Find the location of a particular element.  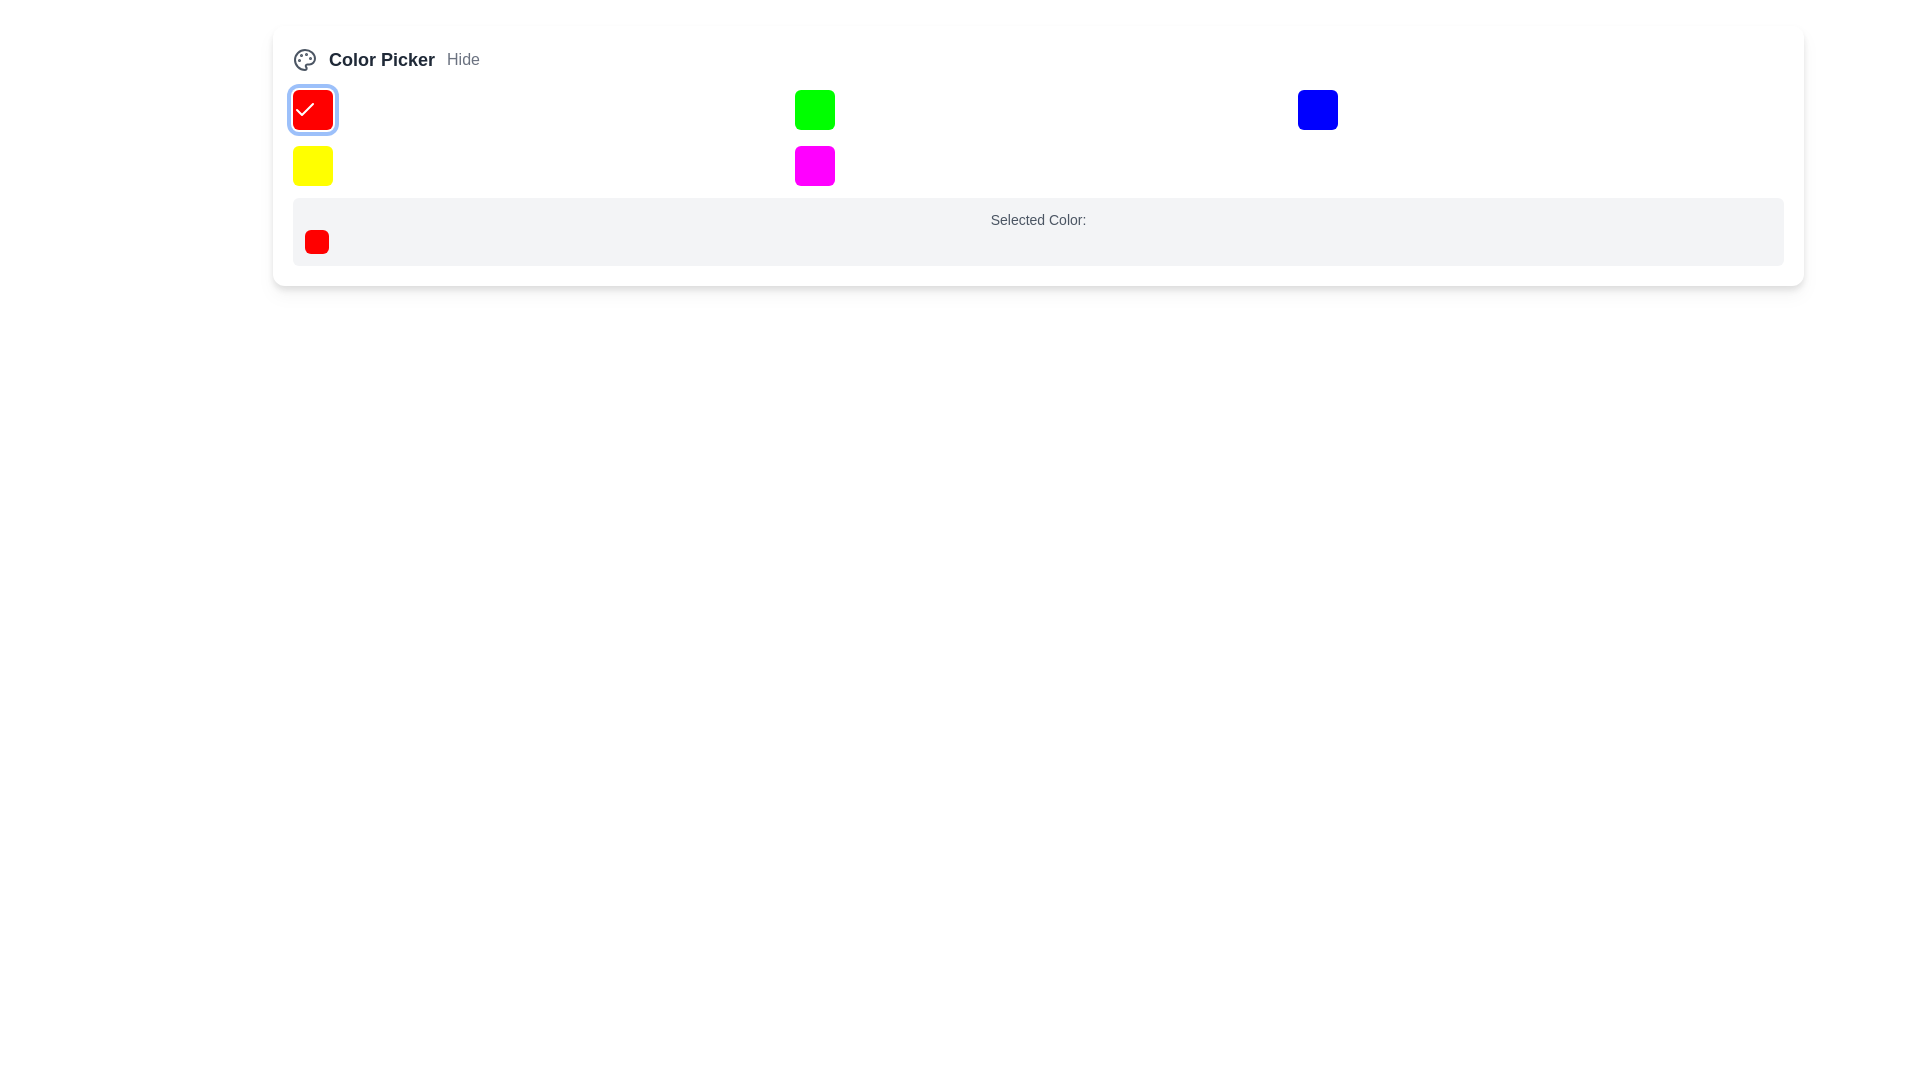

the 'Hide' text label, which is styled in subtle gray and positioned to the right of the 'Color Picker' label, to hide the color picker is located at coordinates (462, 59).